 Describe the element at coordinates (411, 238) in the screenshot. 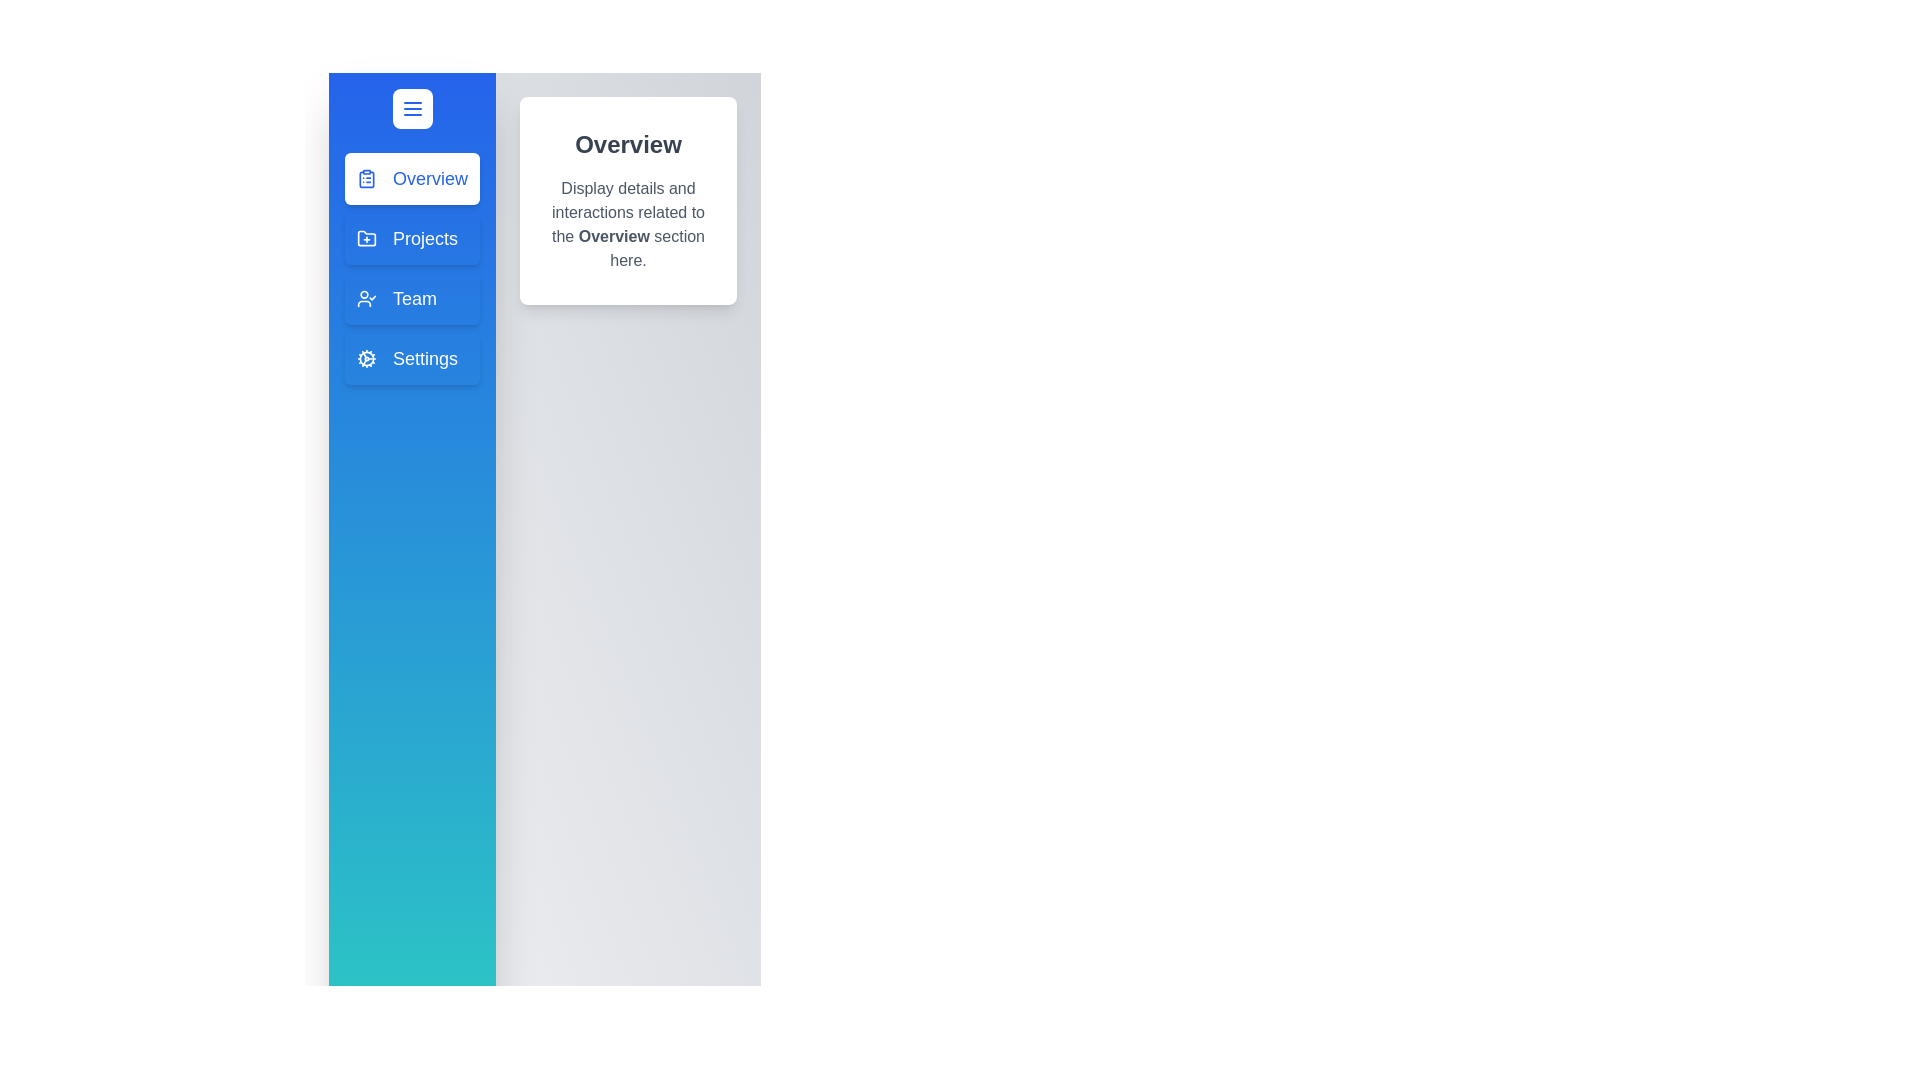

I see `the Projects section in the drawer` at that location.